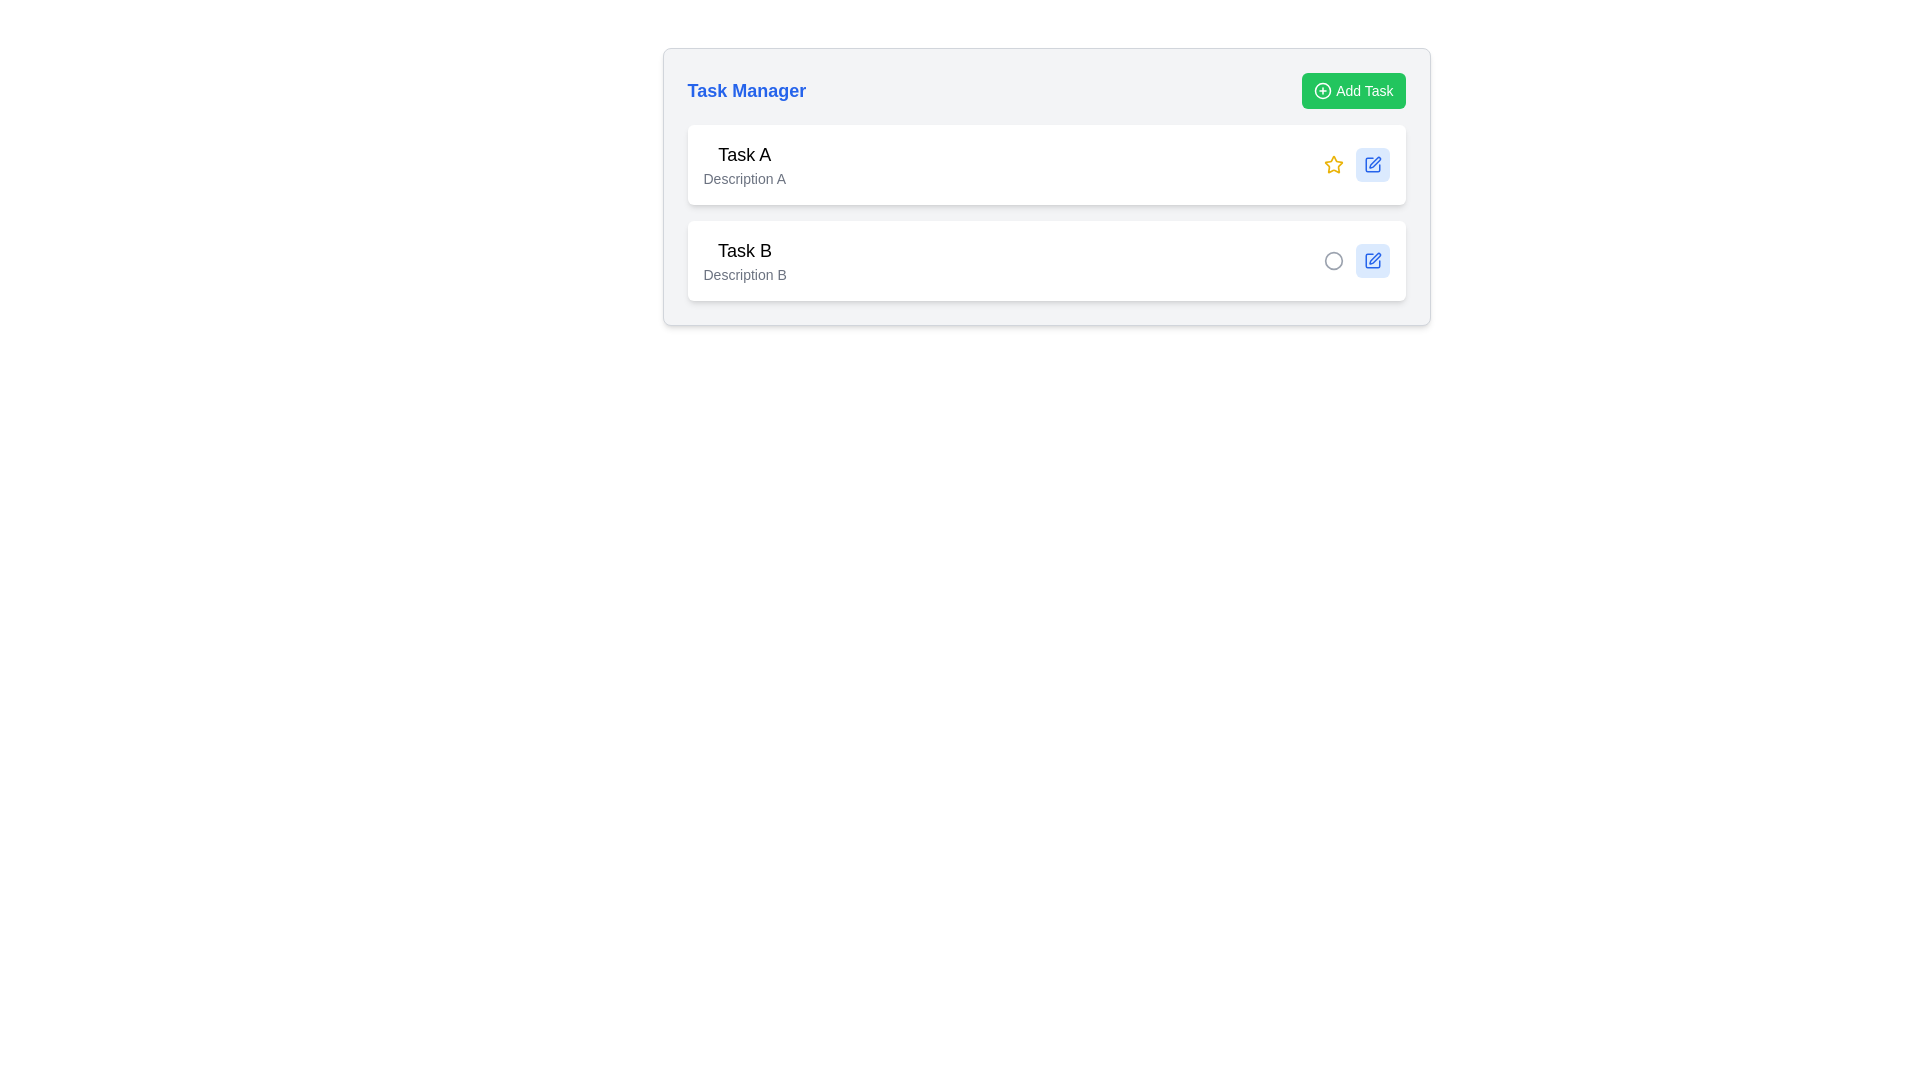 This screenshot has height=1080, width=1920. What do you see at coordinates (1323, 91) in the screenshot?
I see `the central circular outline of the 'Add Task' button icon` at bounding box center [1323, 91].